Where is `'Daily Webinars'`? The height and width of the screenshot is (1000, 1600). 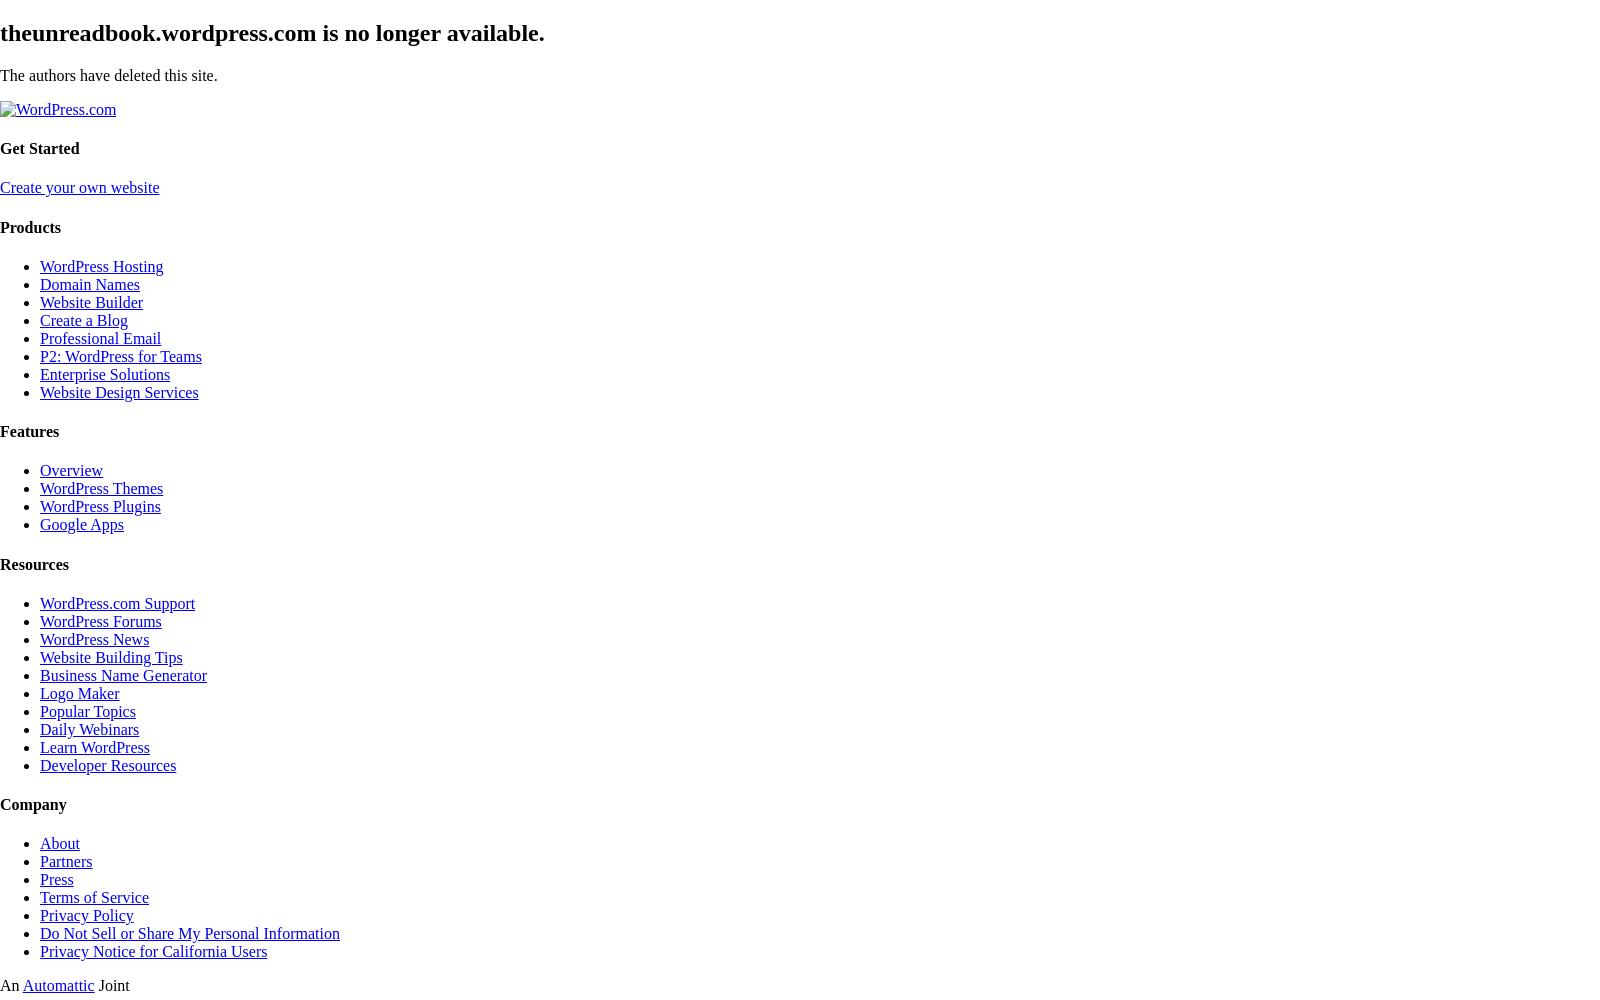 'Daily Webinars' is located at coordinates (88, 727).